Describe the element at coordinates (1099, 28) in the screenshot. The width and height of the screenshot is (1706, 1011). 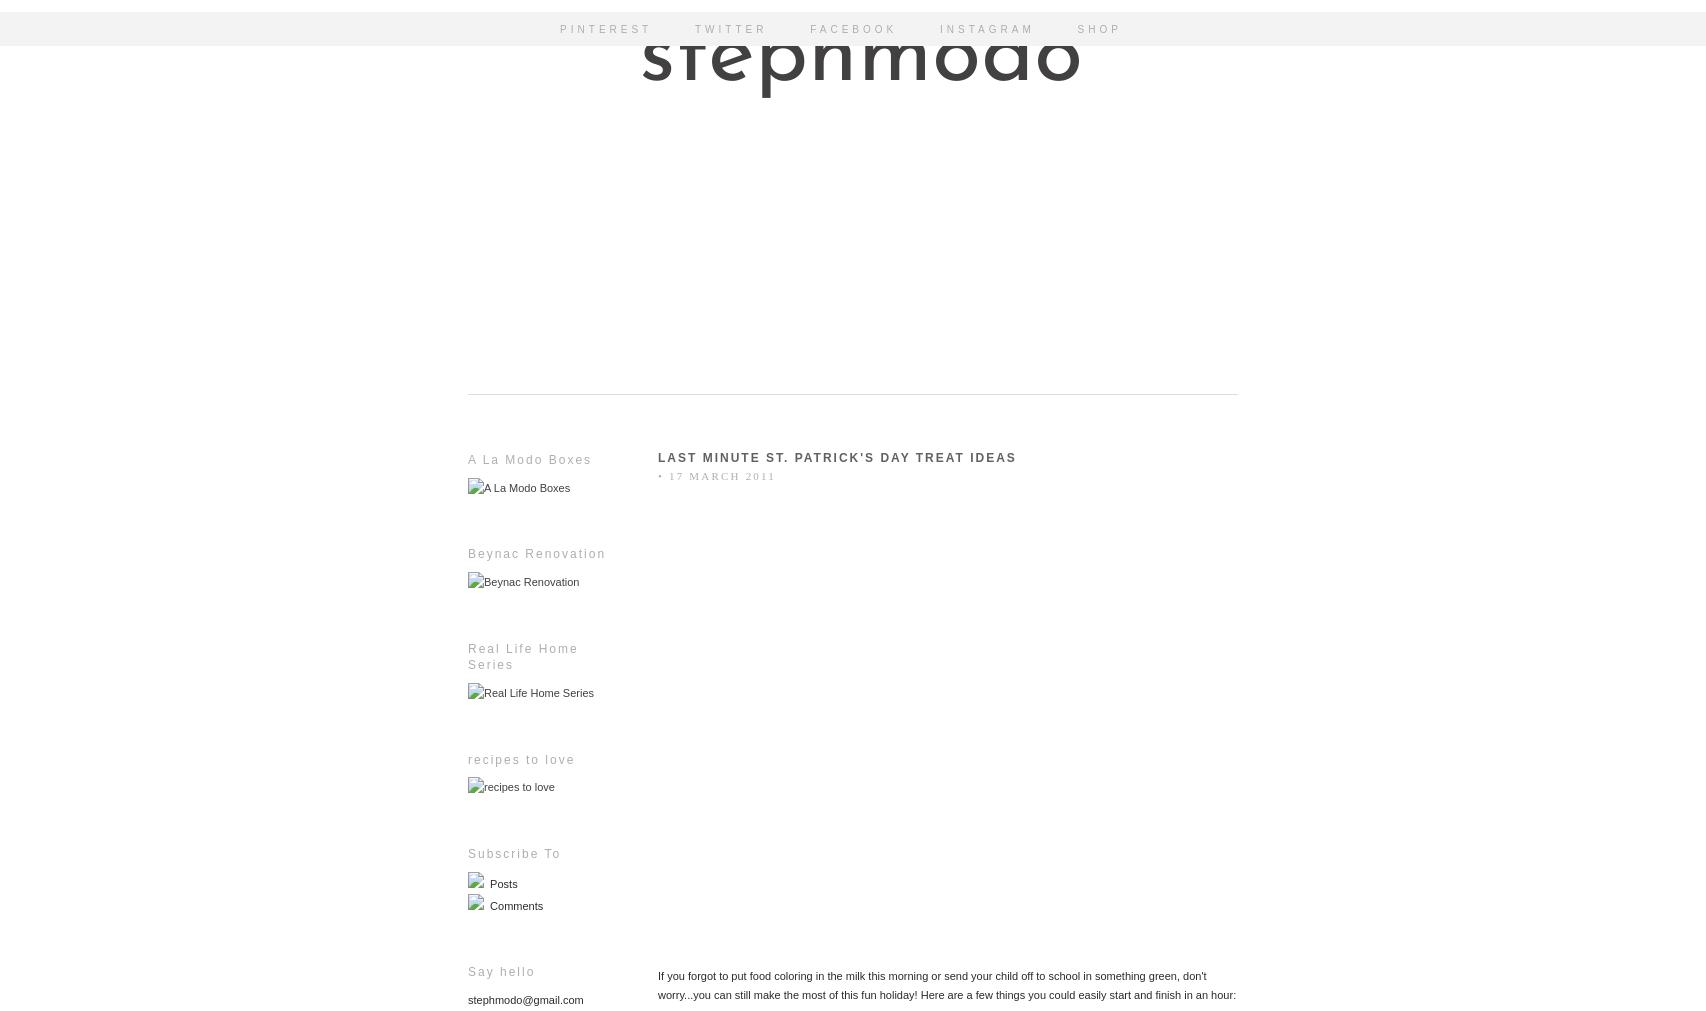
I see `'SHOP'` at that location.